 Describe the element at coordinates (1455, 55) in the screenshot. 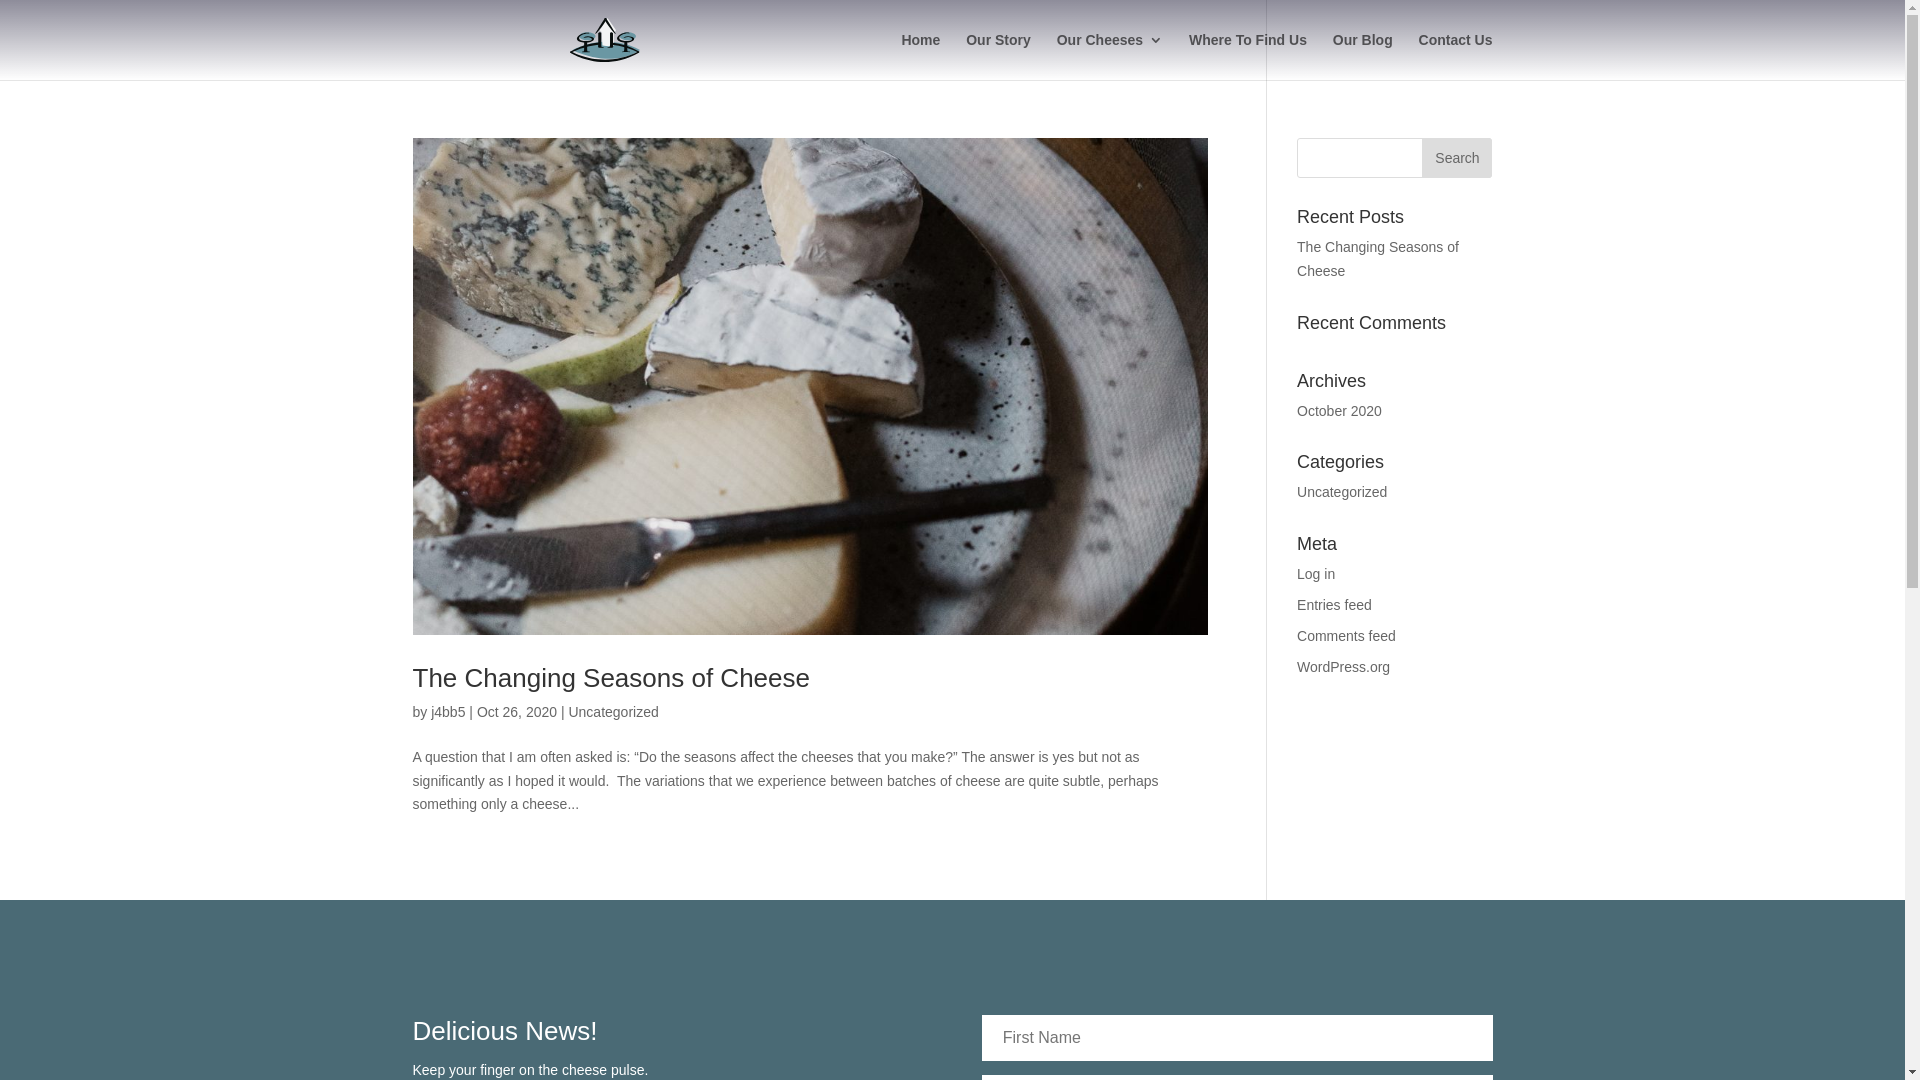

I see `'Contact Us'` at that location.